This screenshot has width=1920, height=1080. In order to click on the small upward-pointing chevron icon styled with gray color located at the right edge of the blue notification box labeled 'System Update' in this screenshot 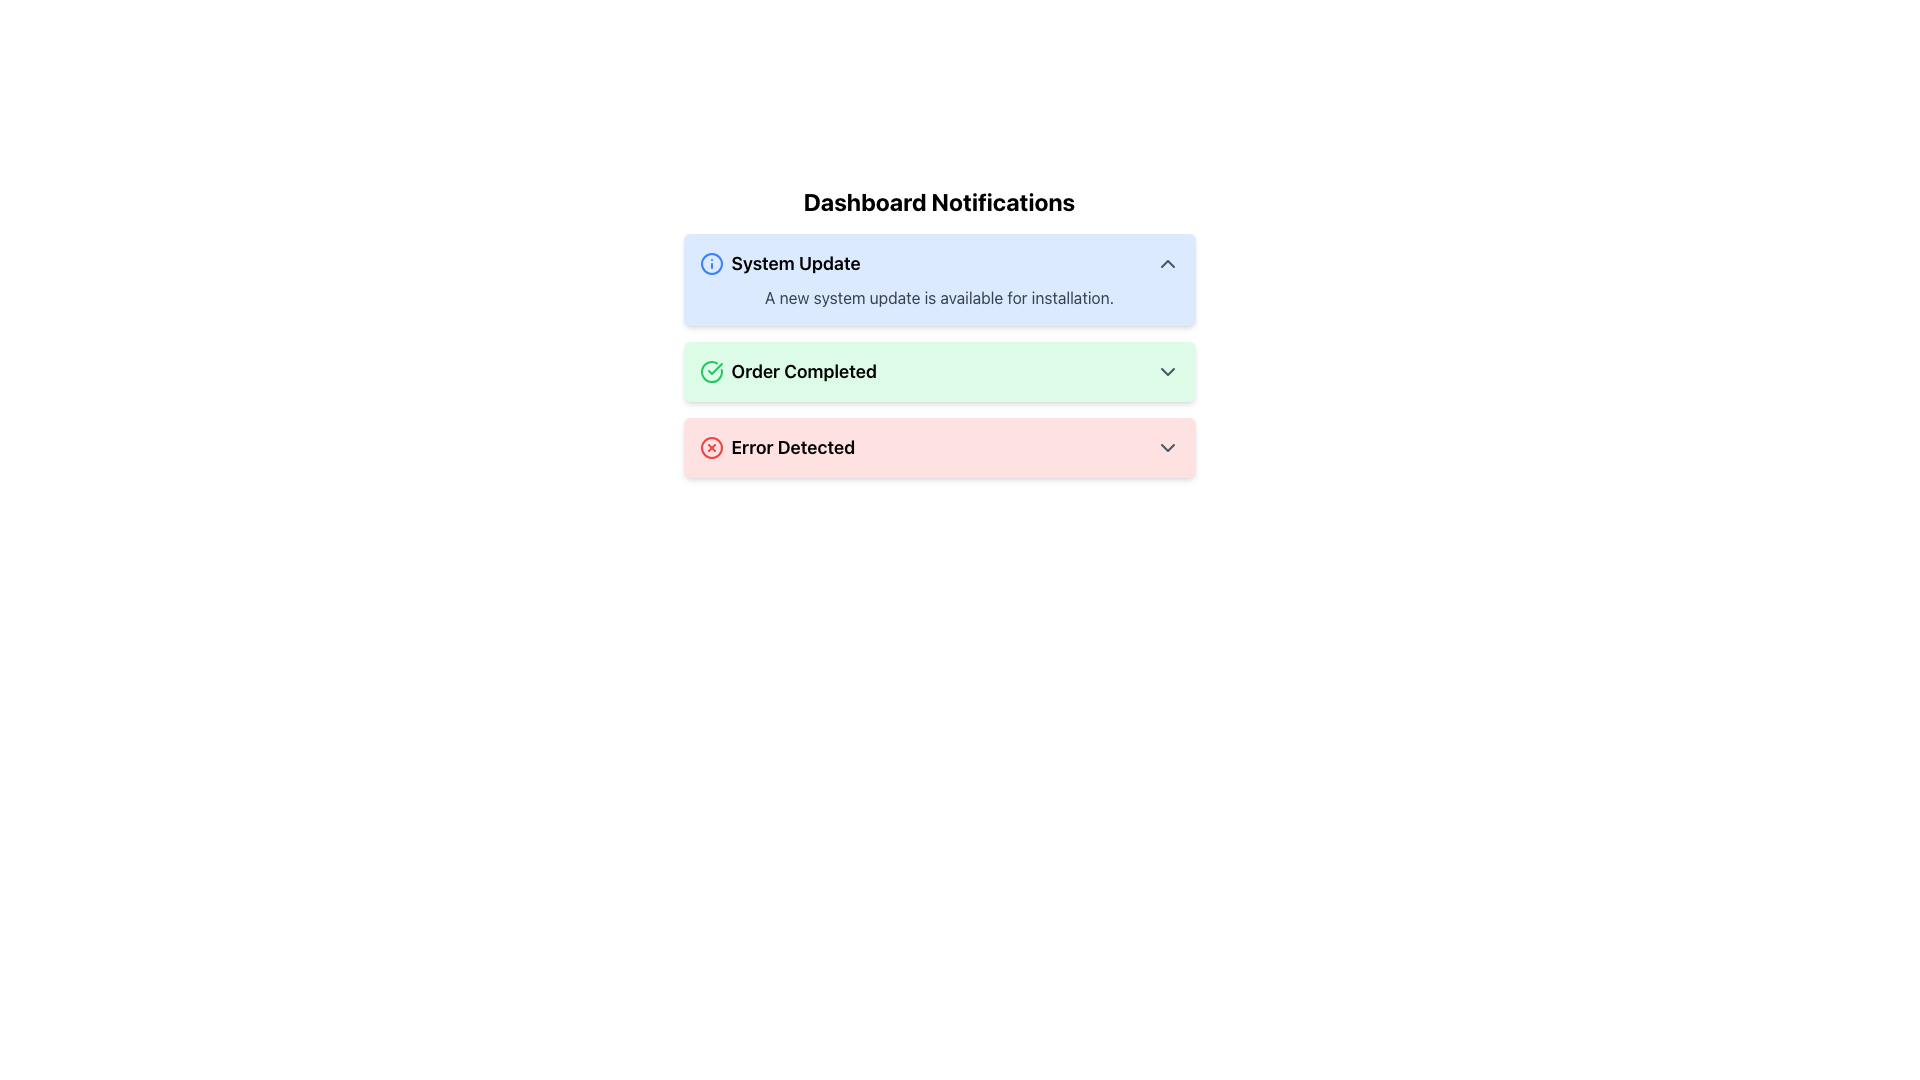, I will do `click(1167, 262)`.